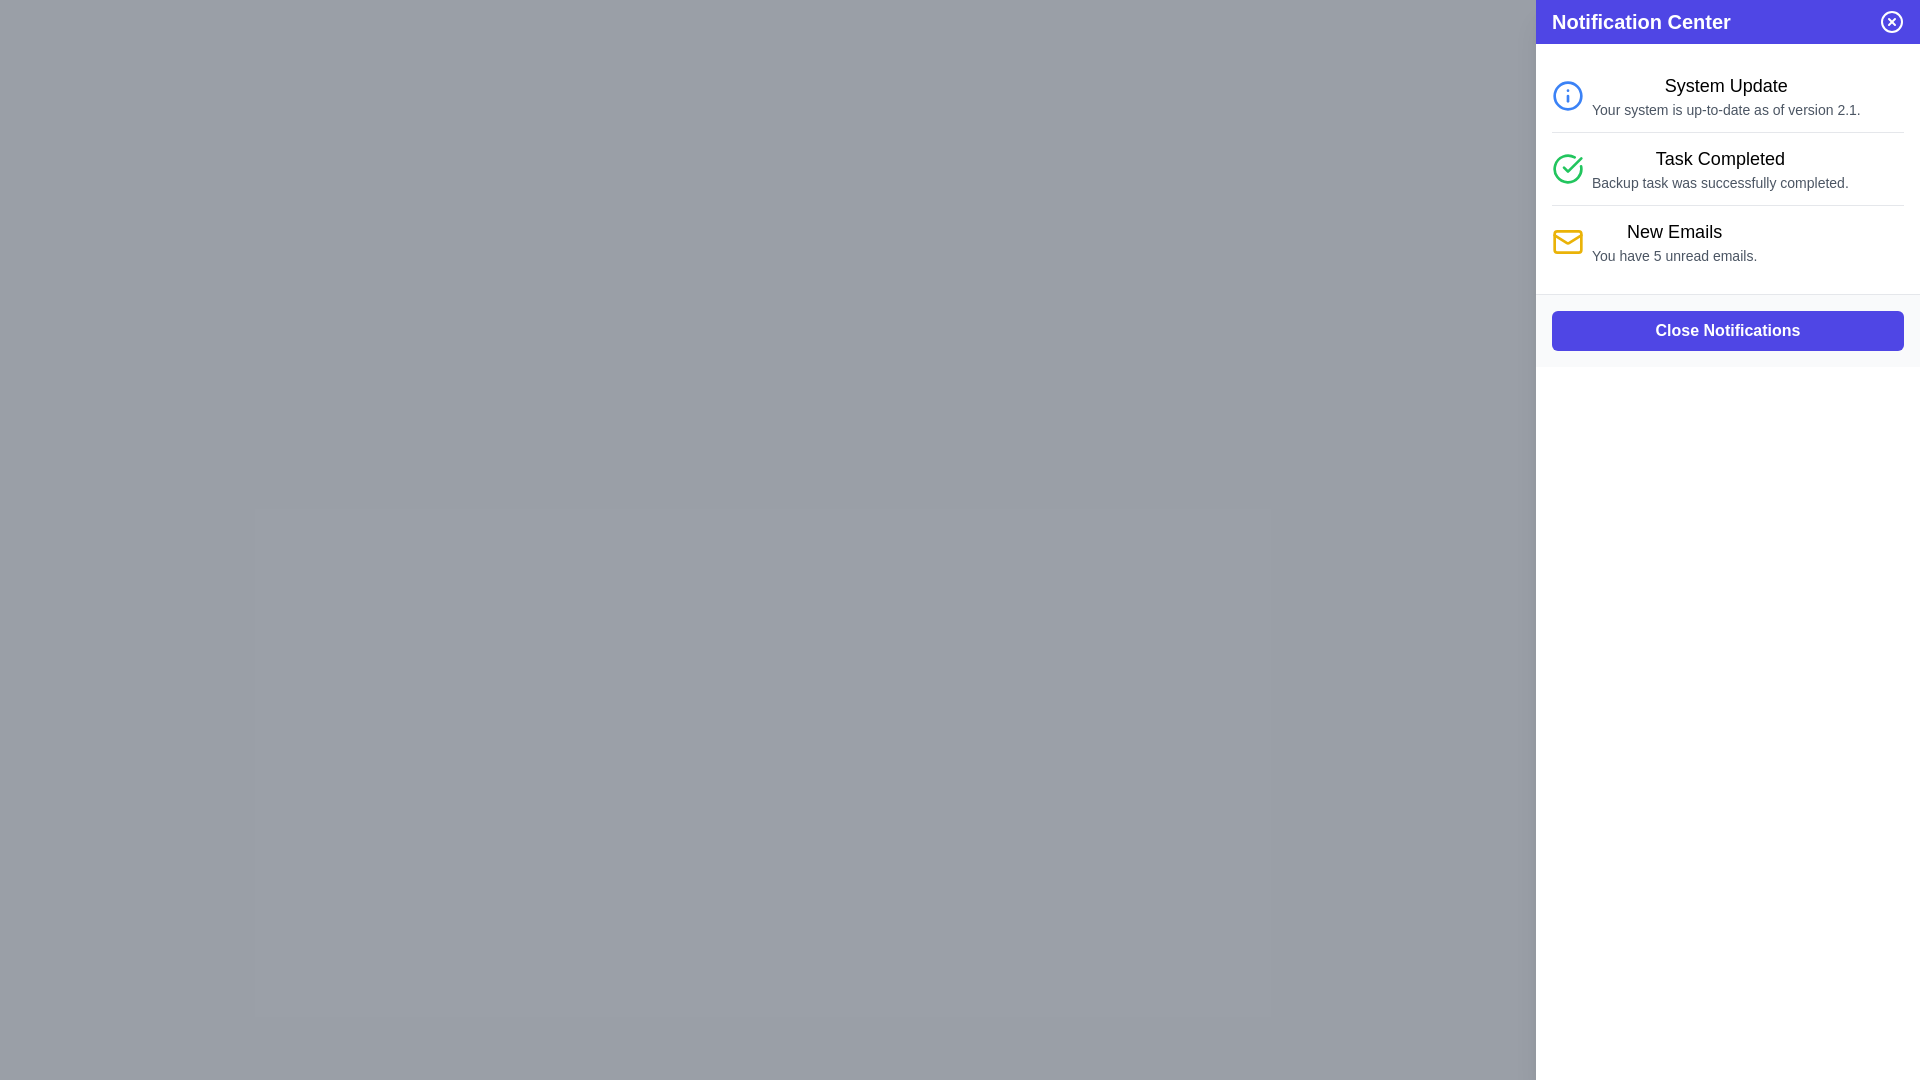  What do you see at coordinates (1727, 239) in the screenshot?
I see `the third notification entry in the Notification Center that notifies the user about unread emails in their inbox` at bounding box center [1727, 239].